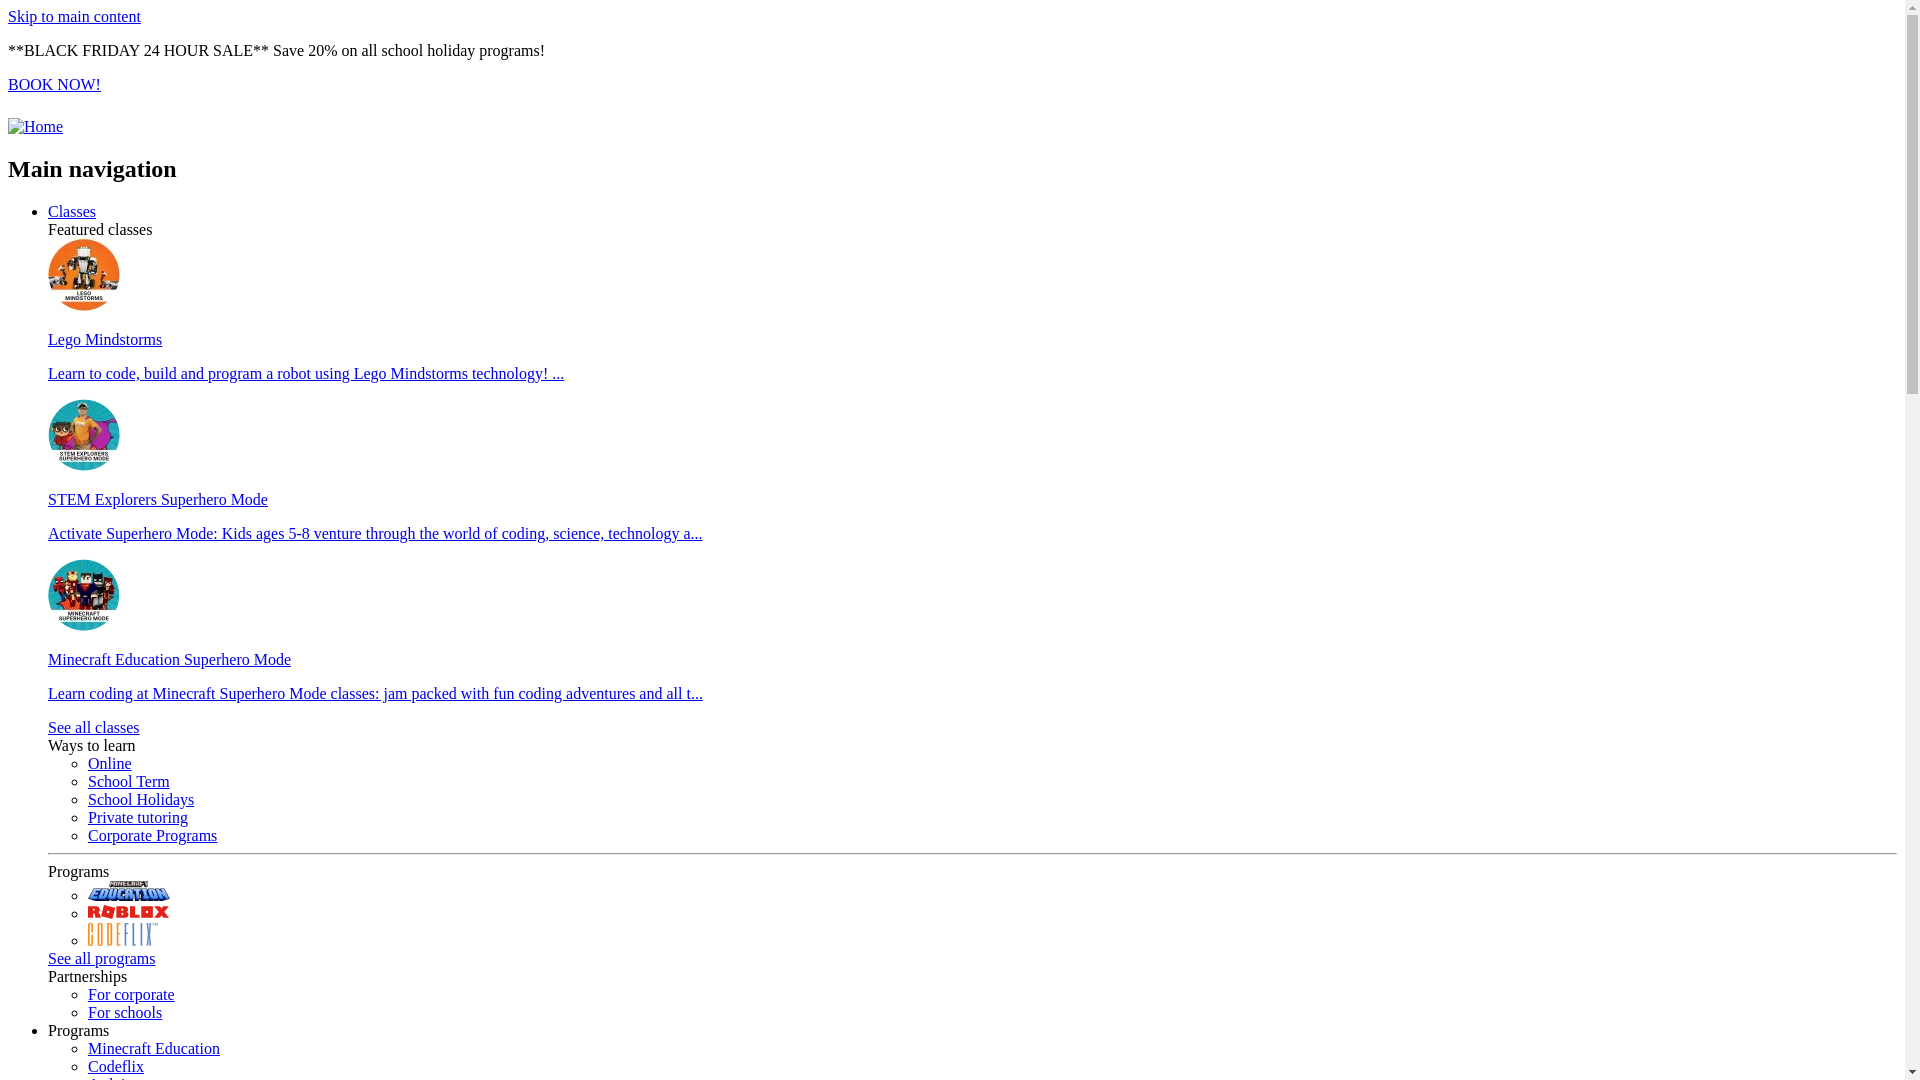 The width and height of the screenshot is (1920, 1080). What do you see at coordinates (54, 83) in the screenshot?
I see `'BOOK NOW!'` at bounding box center [54, 83].